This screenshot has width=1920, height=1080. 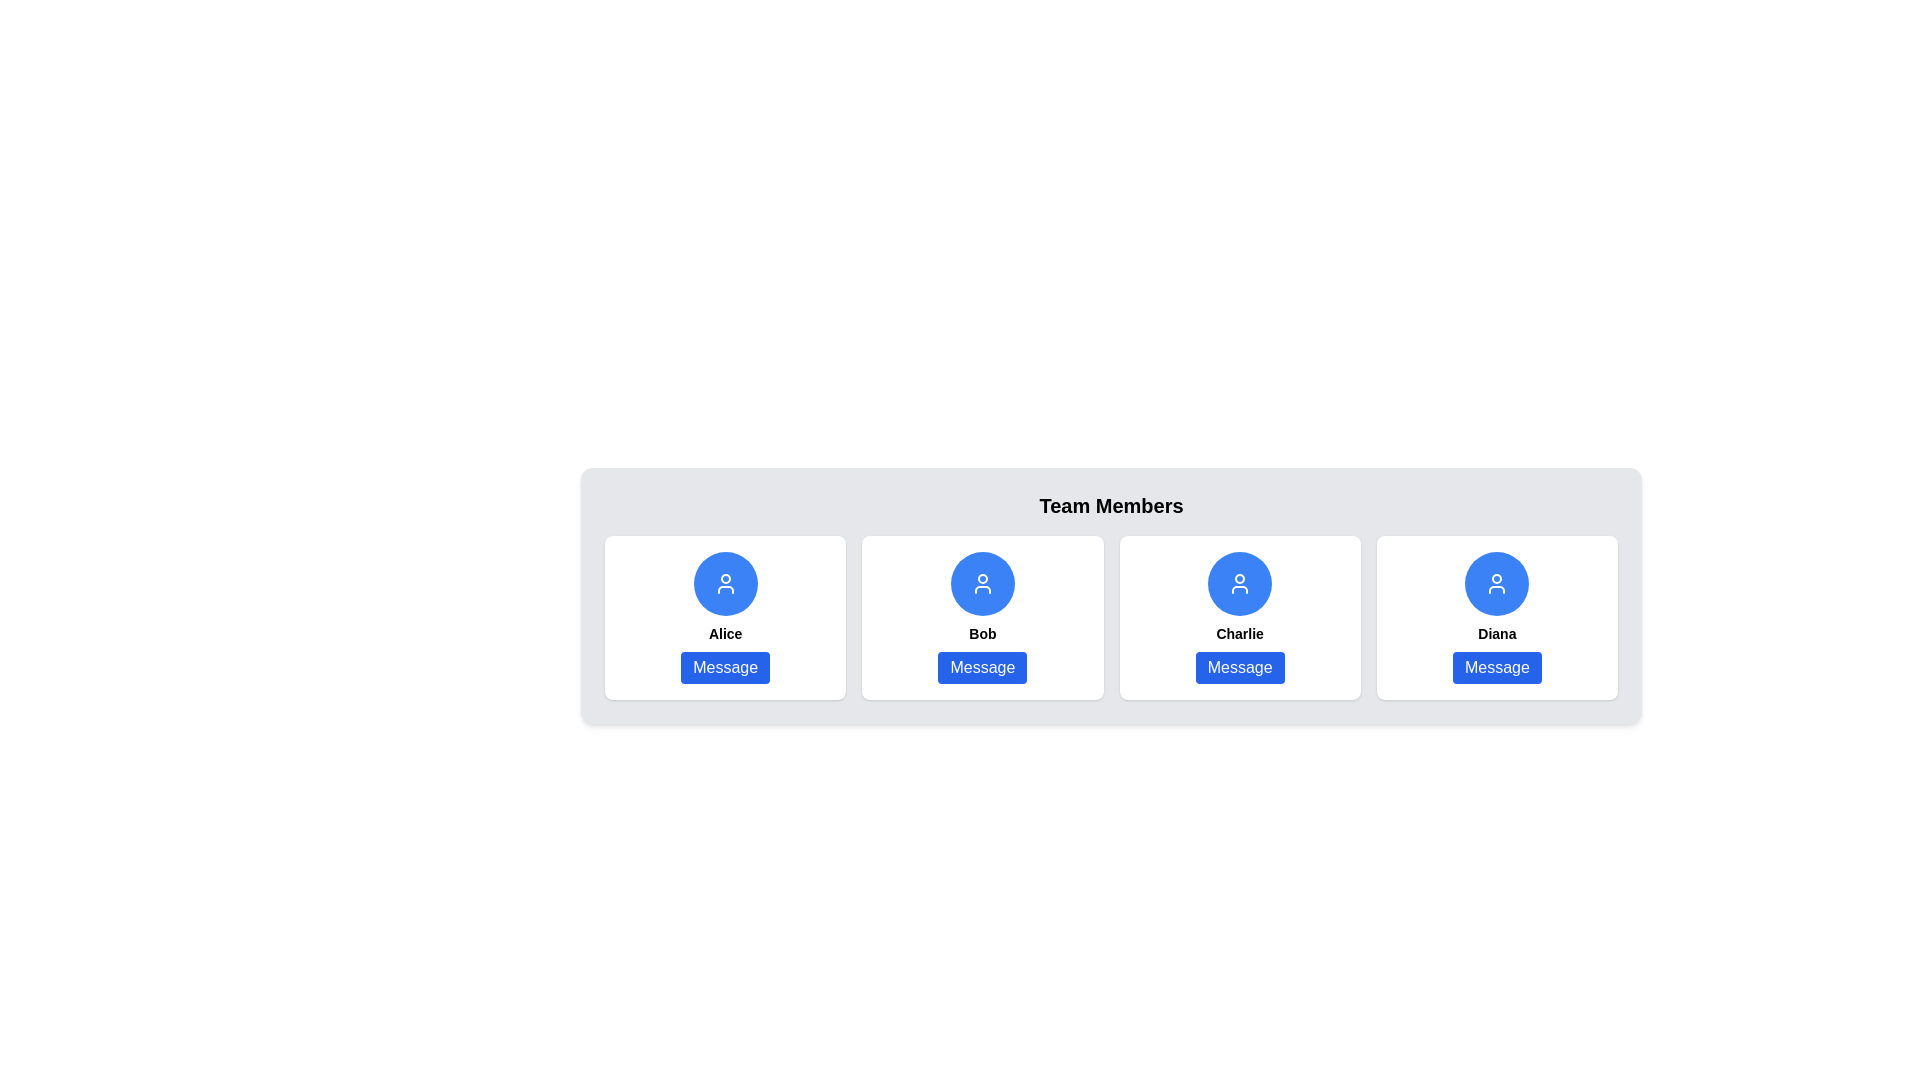 I want to click on the Profile Icon representing 'Charlie', which is located in the third card of four user profile cards, so click(x=1239, y=583).